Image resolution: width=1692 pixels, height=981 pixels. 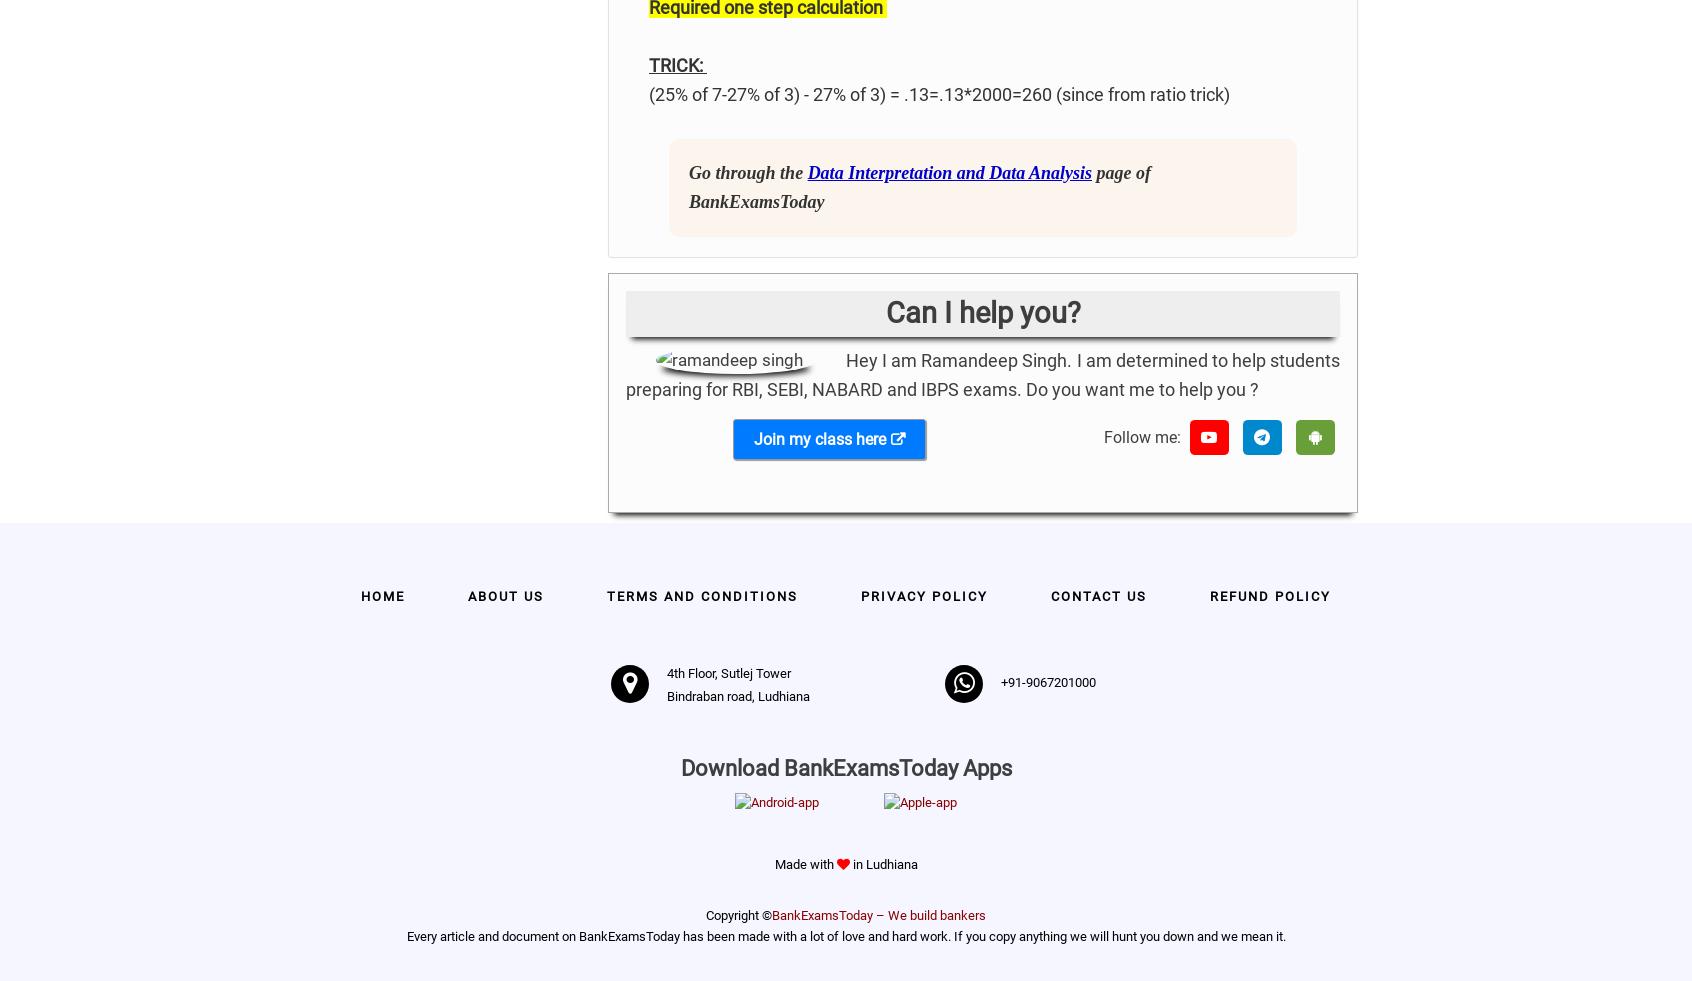 I want to click on '(25% of 7-27% of 3) - 27% of 3) = .13=.13*2000=260 (since from ratio trick)', so click(x=939, y=92).